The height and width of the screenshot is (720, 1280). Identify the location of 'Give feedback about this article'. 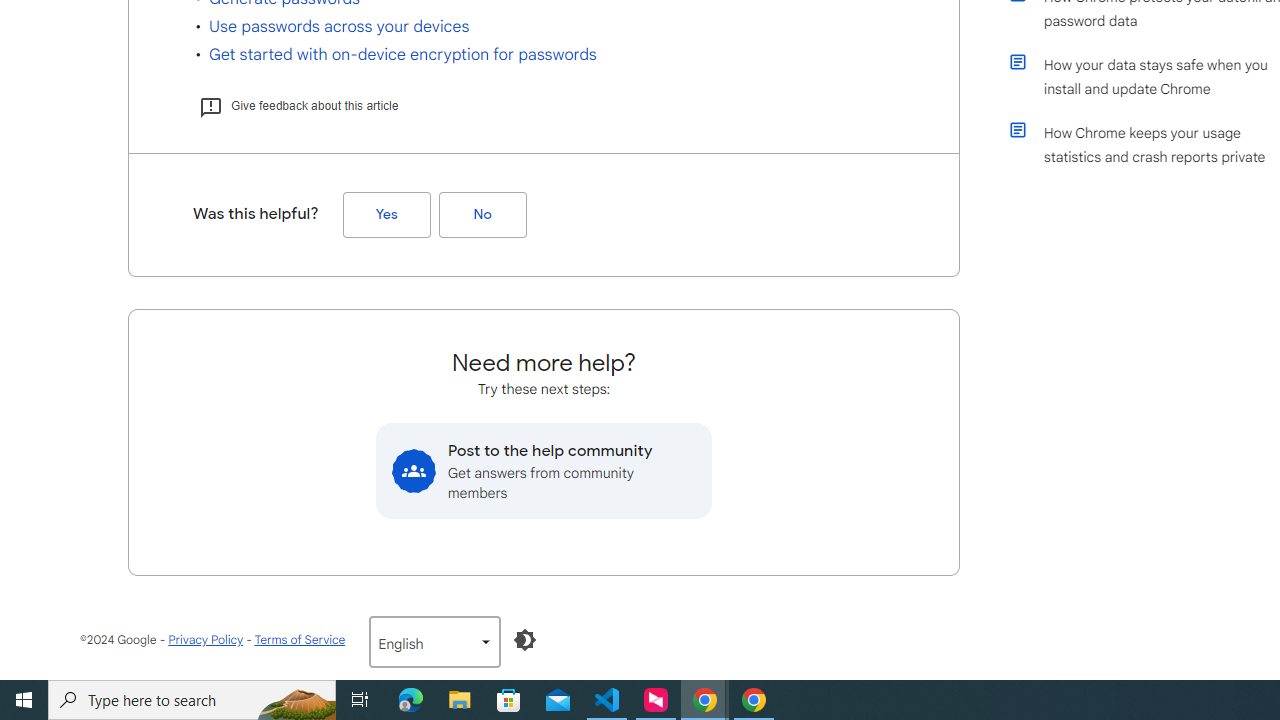
(297, 105).